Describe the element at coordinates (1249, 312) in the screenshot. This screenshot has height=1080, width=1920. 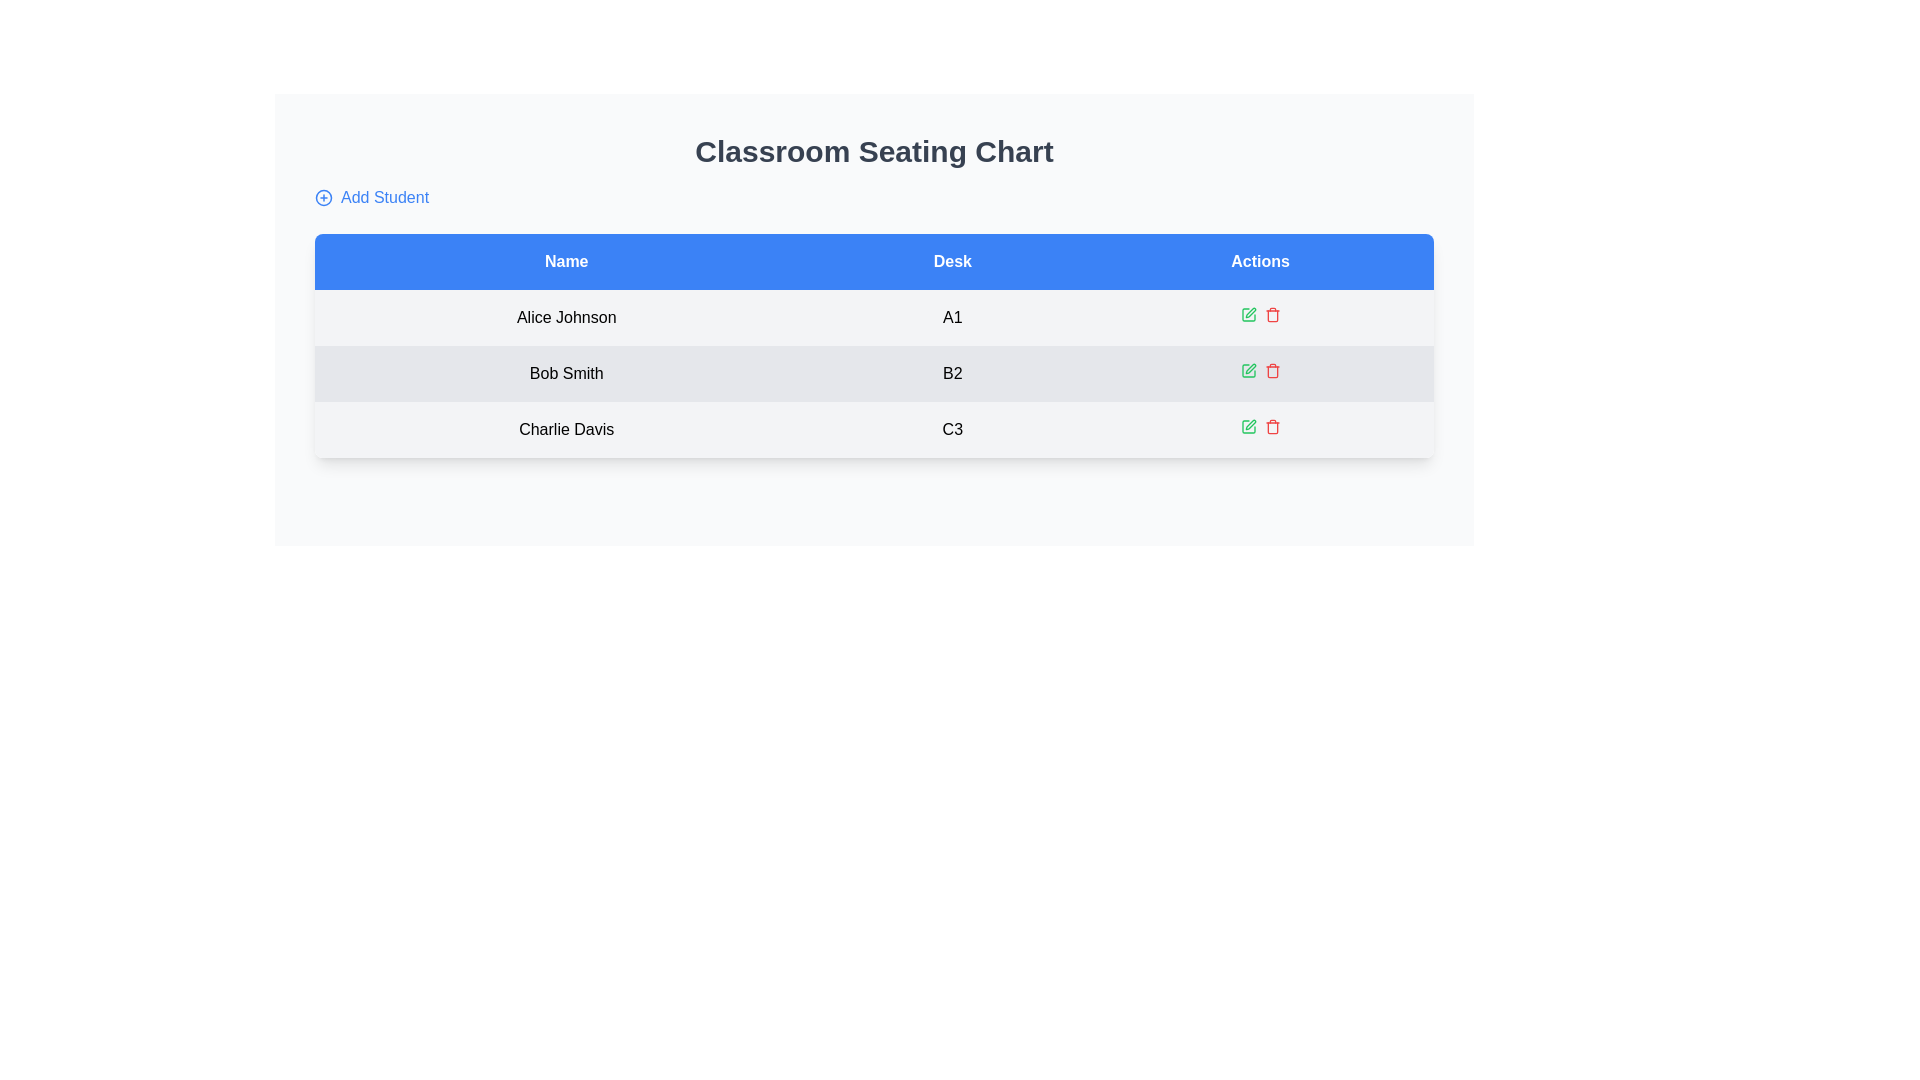
I see `the green pen icon button located in the 'Actions' column of the second row in the 'Classroom Seating Chart' table for the item 'Bob Smith' with desk identifier 'B2'` at that location.